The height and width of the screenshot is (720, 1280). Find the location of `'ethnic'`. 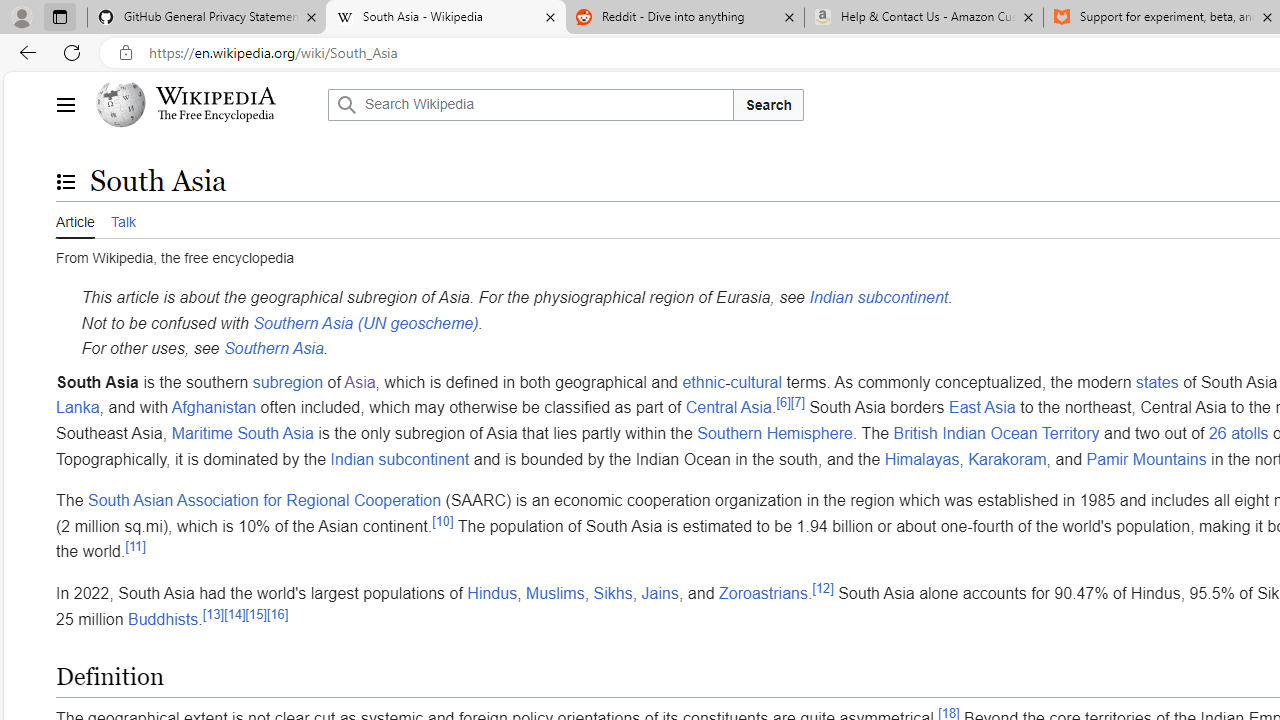

'ethnic' is located at coordinates (704, 381).